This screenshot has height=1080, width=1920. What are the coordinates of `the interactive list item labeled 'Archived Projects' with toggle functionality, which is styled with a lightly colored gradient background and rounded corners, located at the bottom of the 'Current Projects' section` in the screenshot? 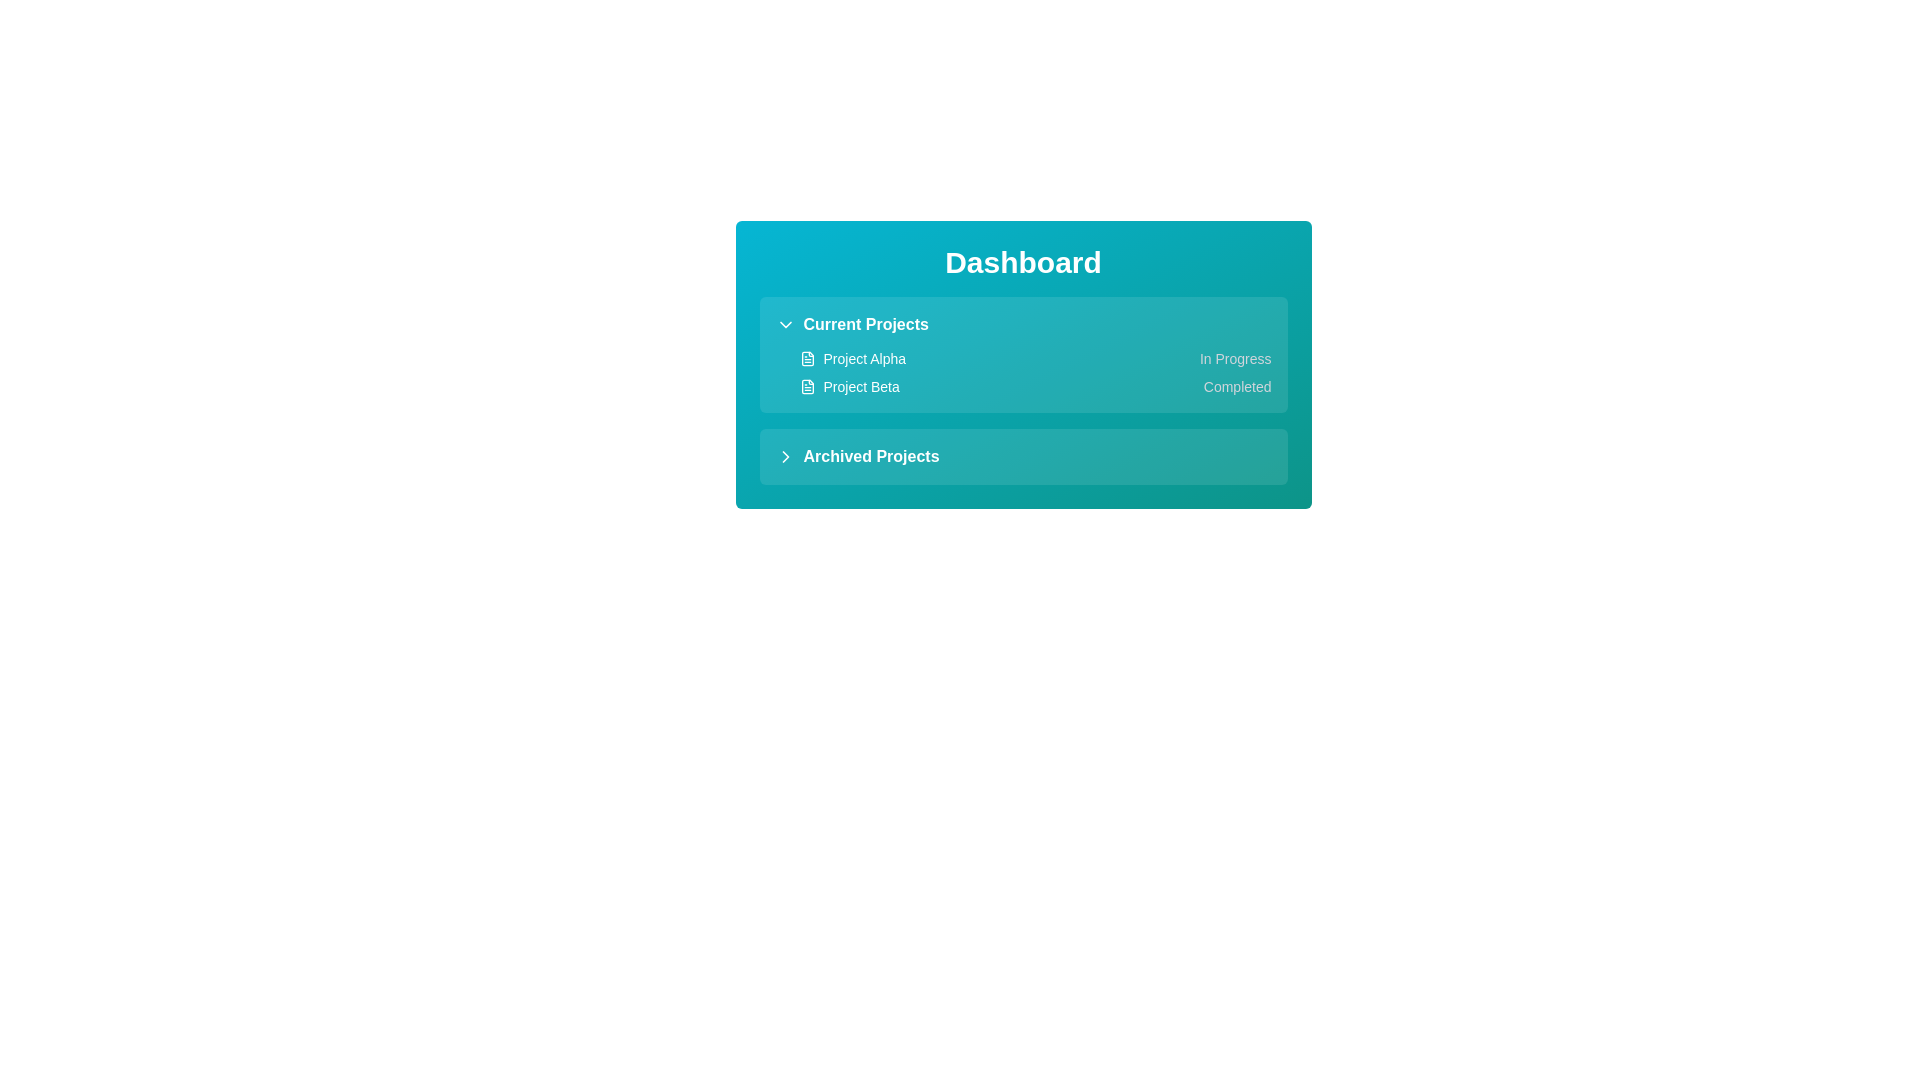 It's located at (1023, 456).